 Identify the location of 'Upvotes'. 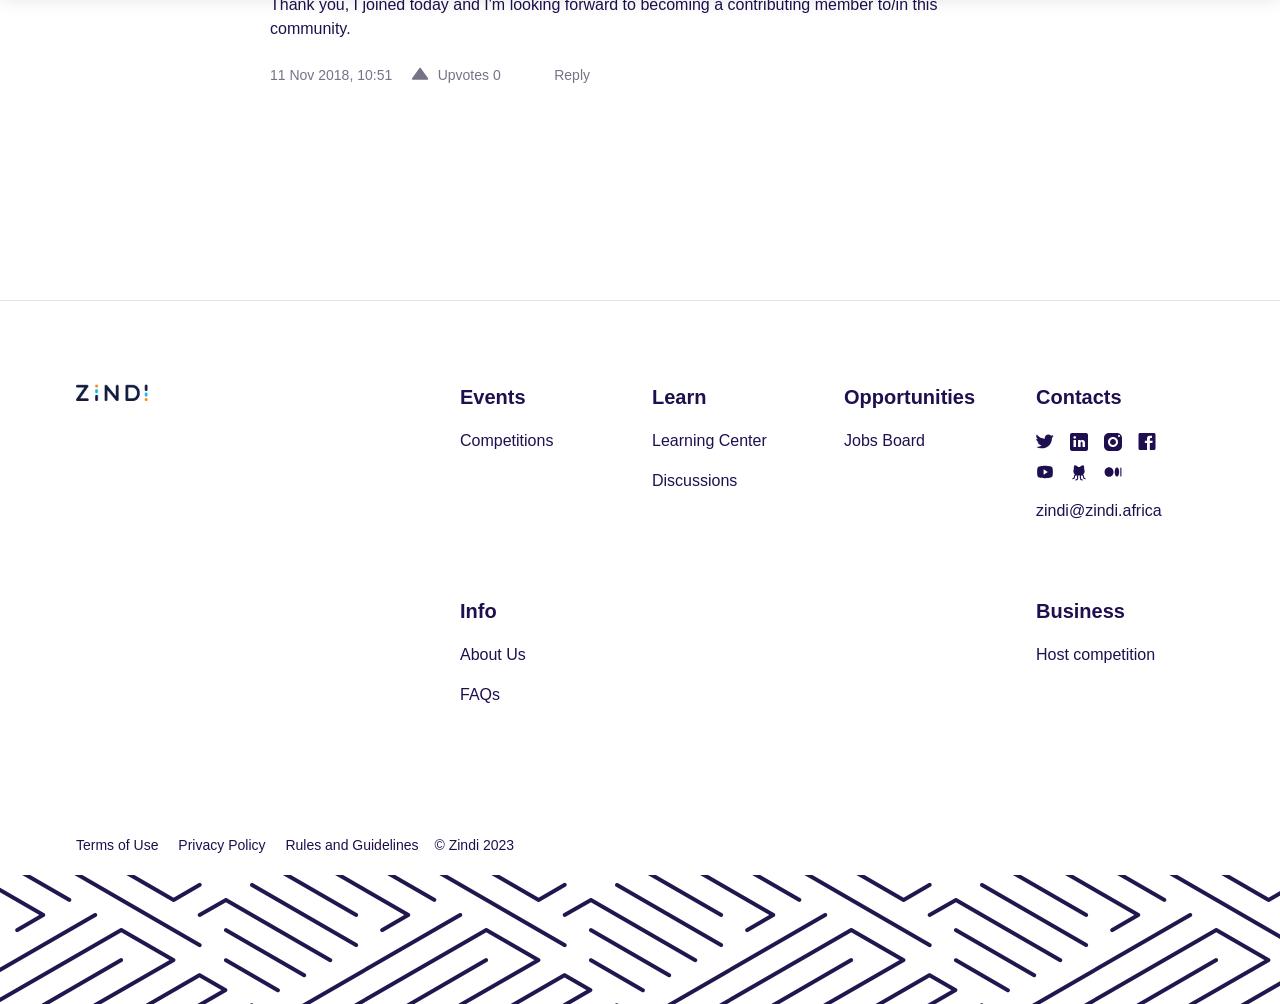
(463, 74).